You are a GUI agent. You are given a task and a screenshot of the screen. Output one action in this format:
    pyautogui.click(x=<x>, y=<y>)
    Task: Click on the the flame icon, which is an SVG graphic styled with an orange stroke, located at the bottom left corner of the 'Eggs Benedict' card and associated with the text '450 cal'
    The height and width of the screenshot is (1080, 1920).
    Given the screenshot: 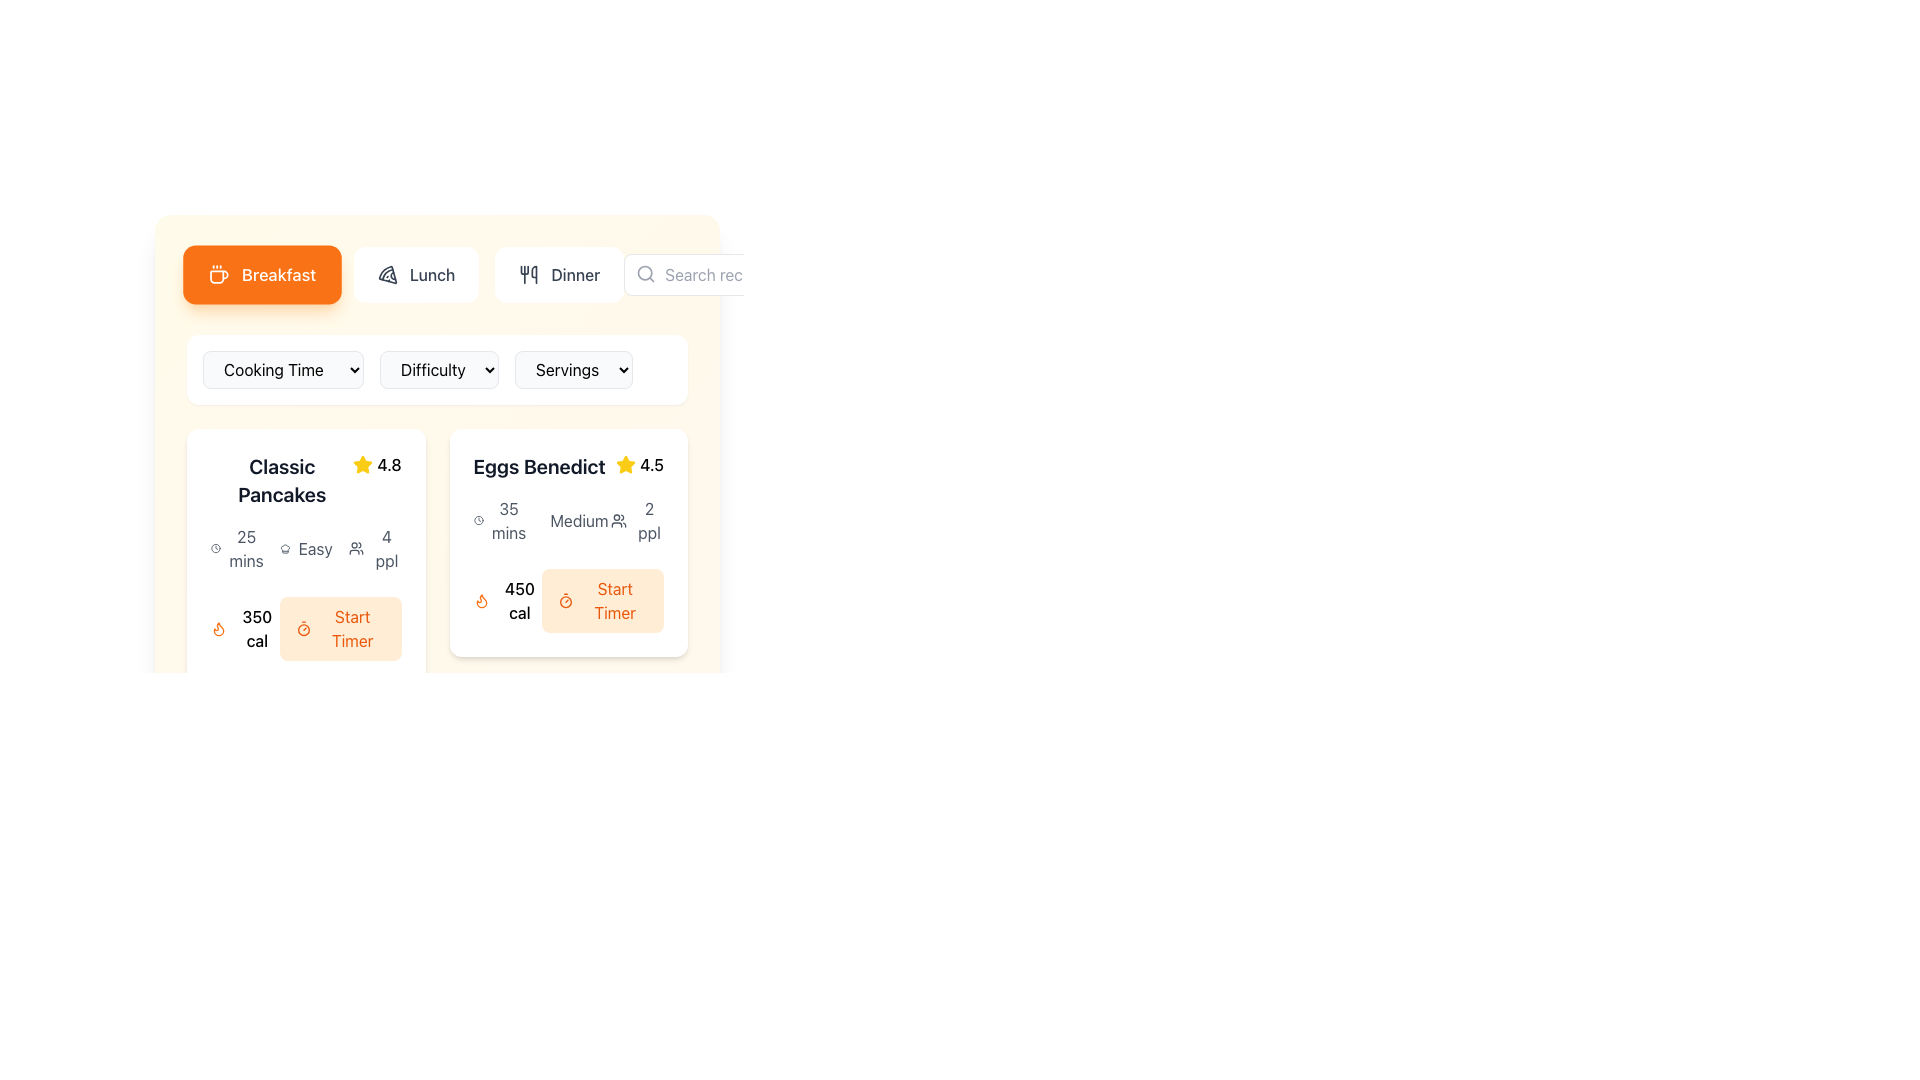 What is the action you would take?
    pyautogui.click(x=481, y=600)
    